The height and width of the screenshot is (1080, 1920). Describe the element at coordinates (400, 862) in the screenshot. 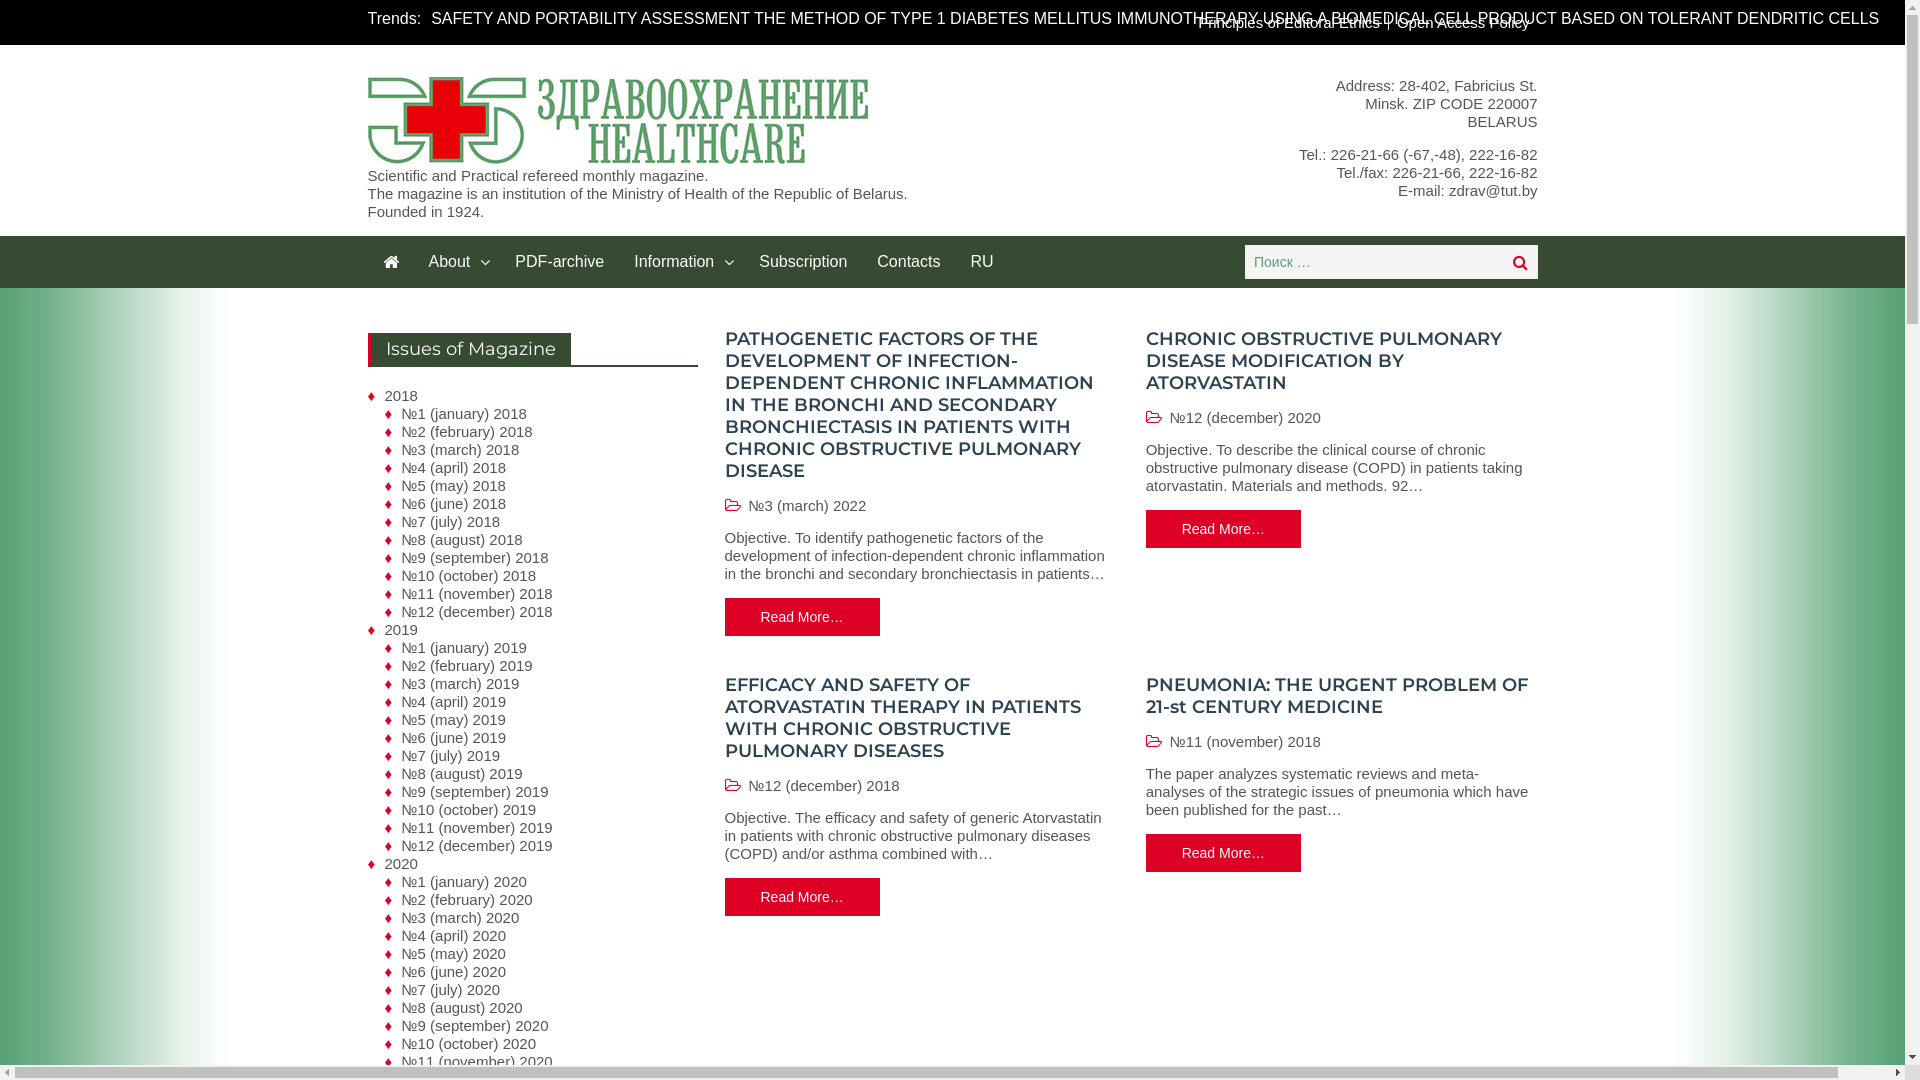

I see `'2020'` at that location.